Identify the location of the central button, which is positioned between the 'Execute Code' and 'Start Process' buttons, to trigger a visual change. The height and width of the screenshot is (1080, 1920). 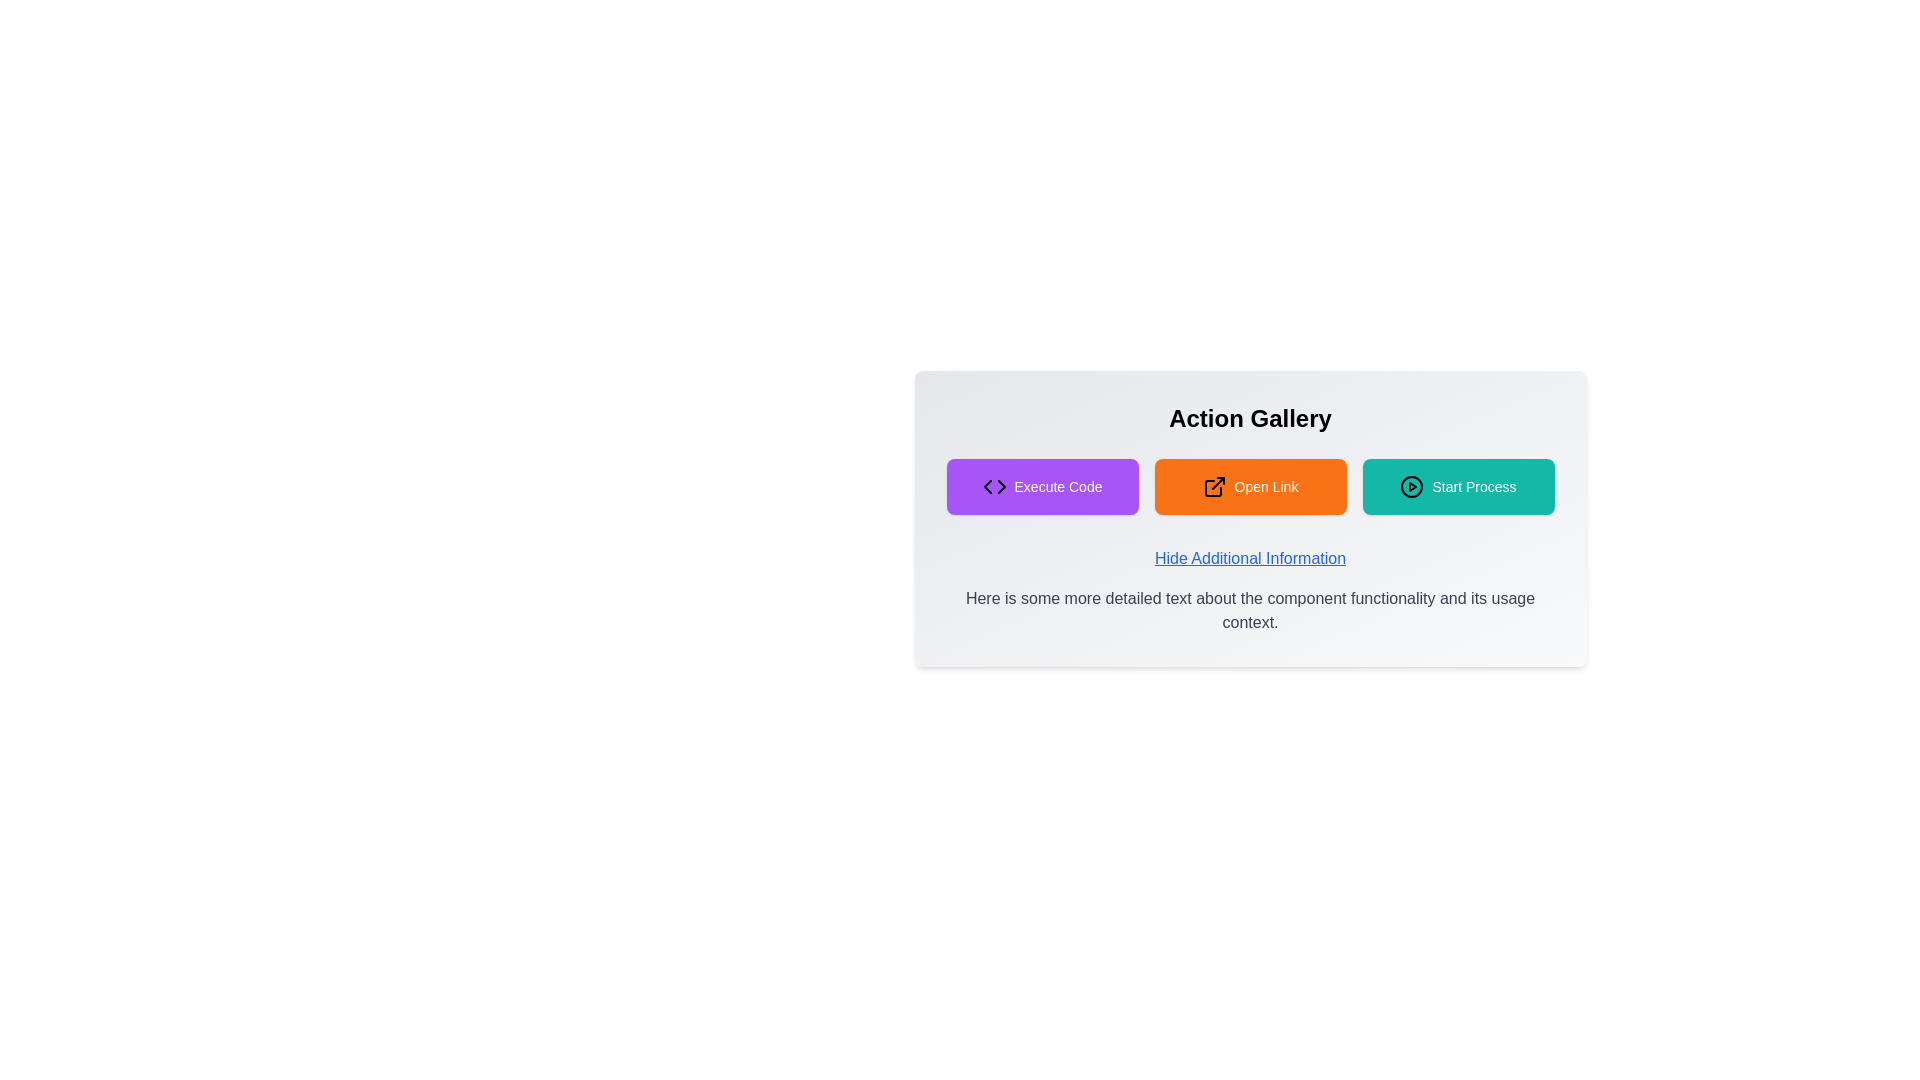
(1249, 486).